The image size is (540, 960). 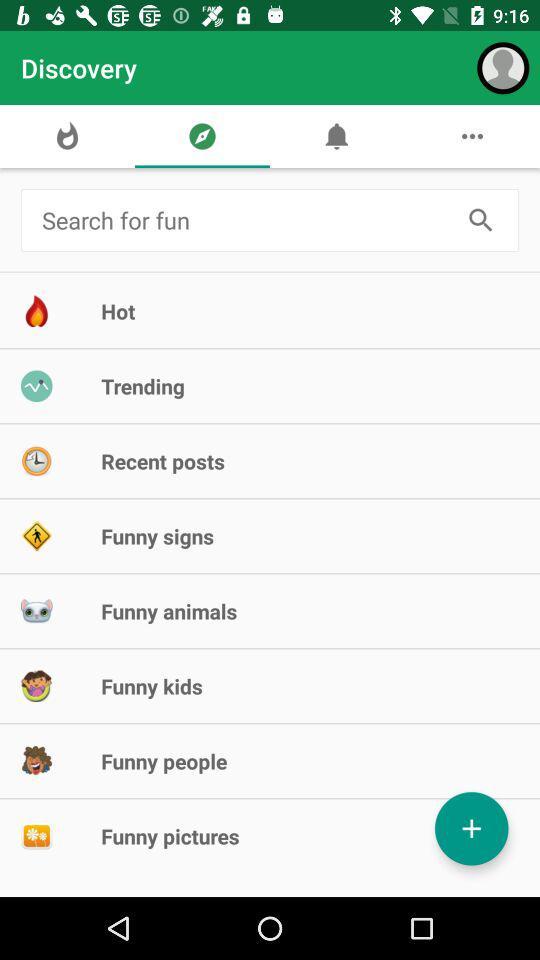 What do you see at coordinates (245, 220) in the screenshot?
I see `populate search bar` at bounding box center [245, 220].